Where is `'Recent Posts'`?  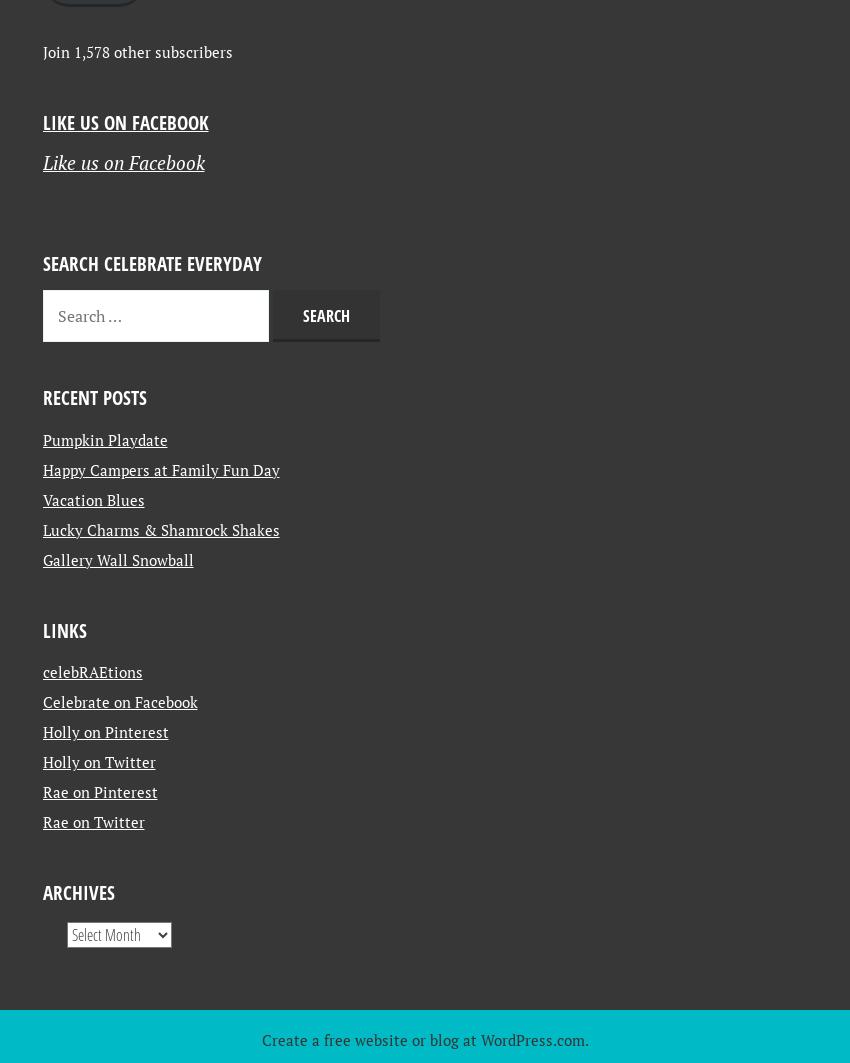 'Recent Posts' is located at coordinates (93, 569).